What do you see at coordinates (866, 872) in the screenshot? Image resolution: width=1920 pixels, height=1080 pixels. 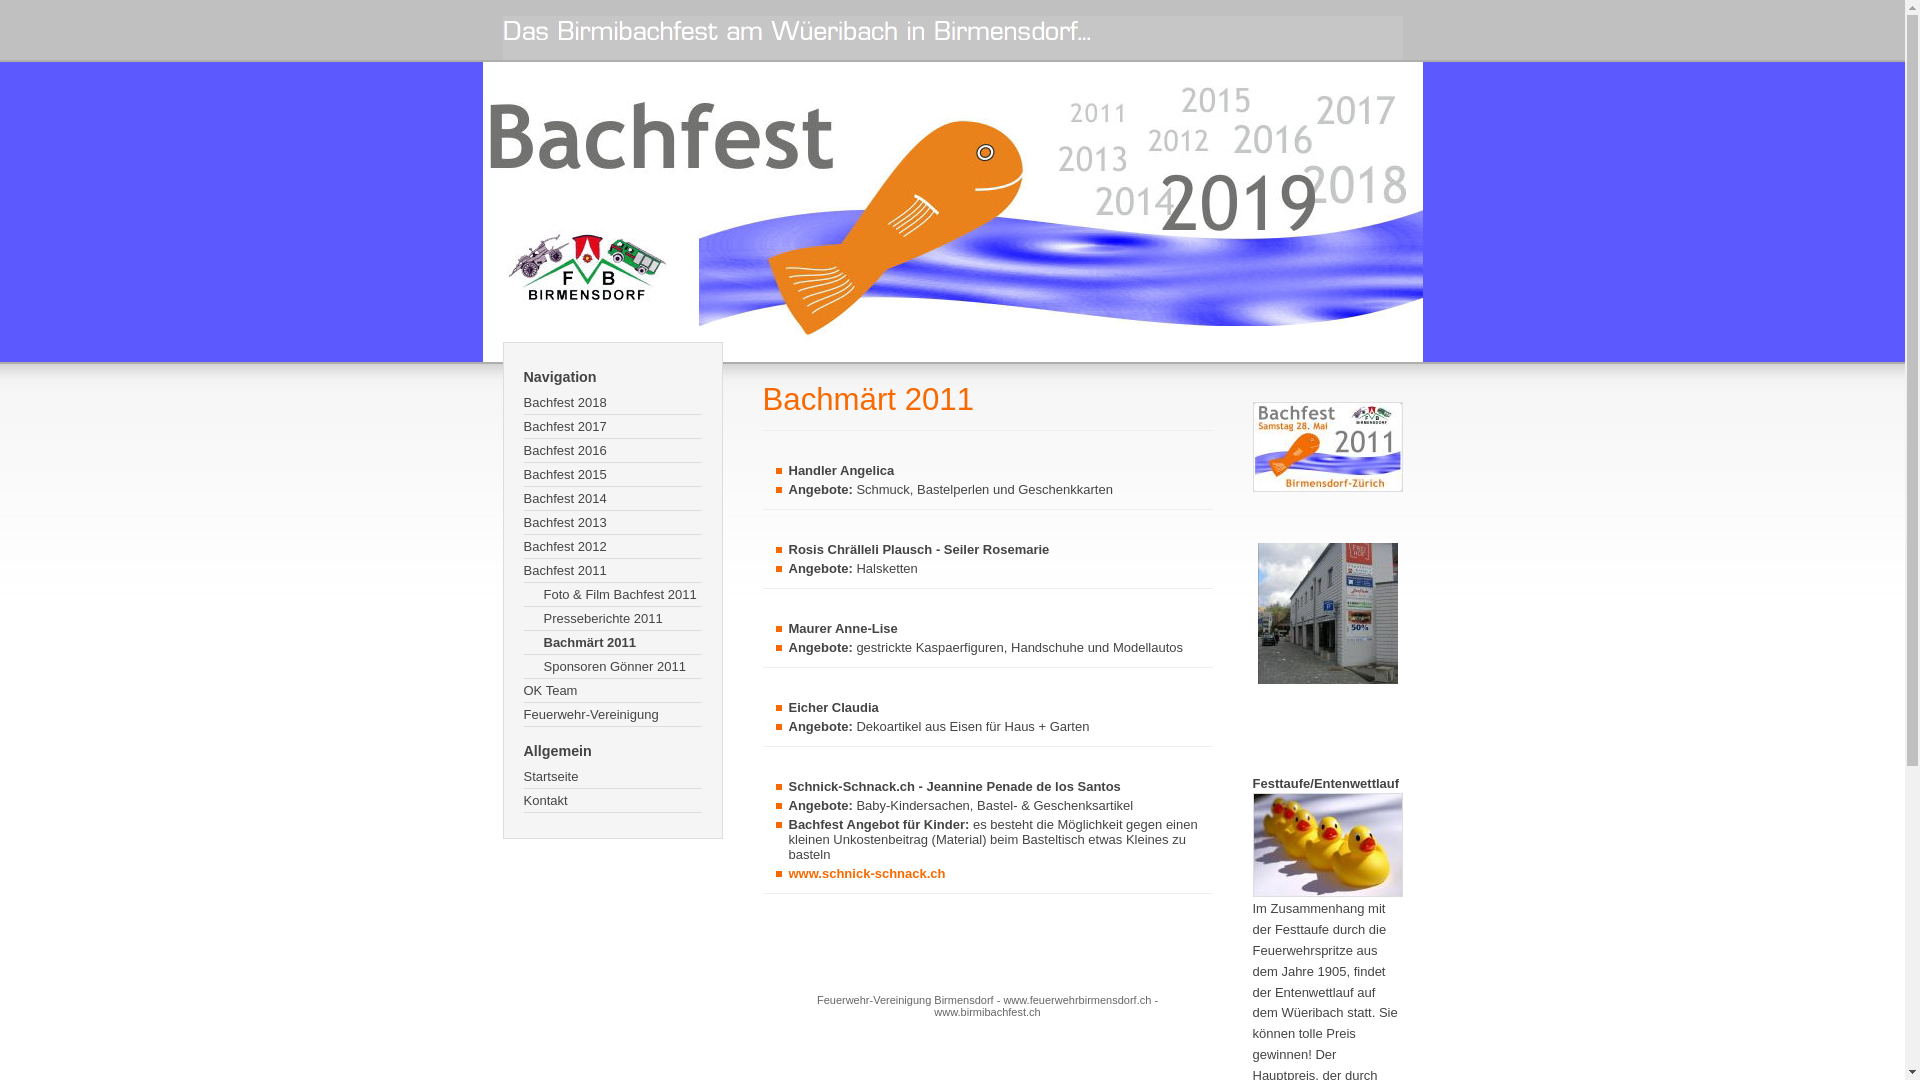 I see `'www.schnick-schnack.ch'` at bounding box center [866, 872].